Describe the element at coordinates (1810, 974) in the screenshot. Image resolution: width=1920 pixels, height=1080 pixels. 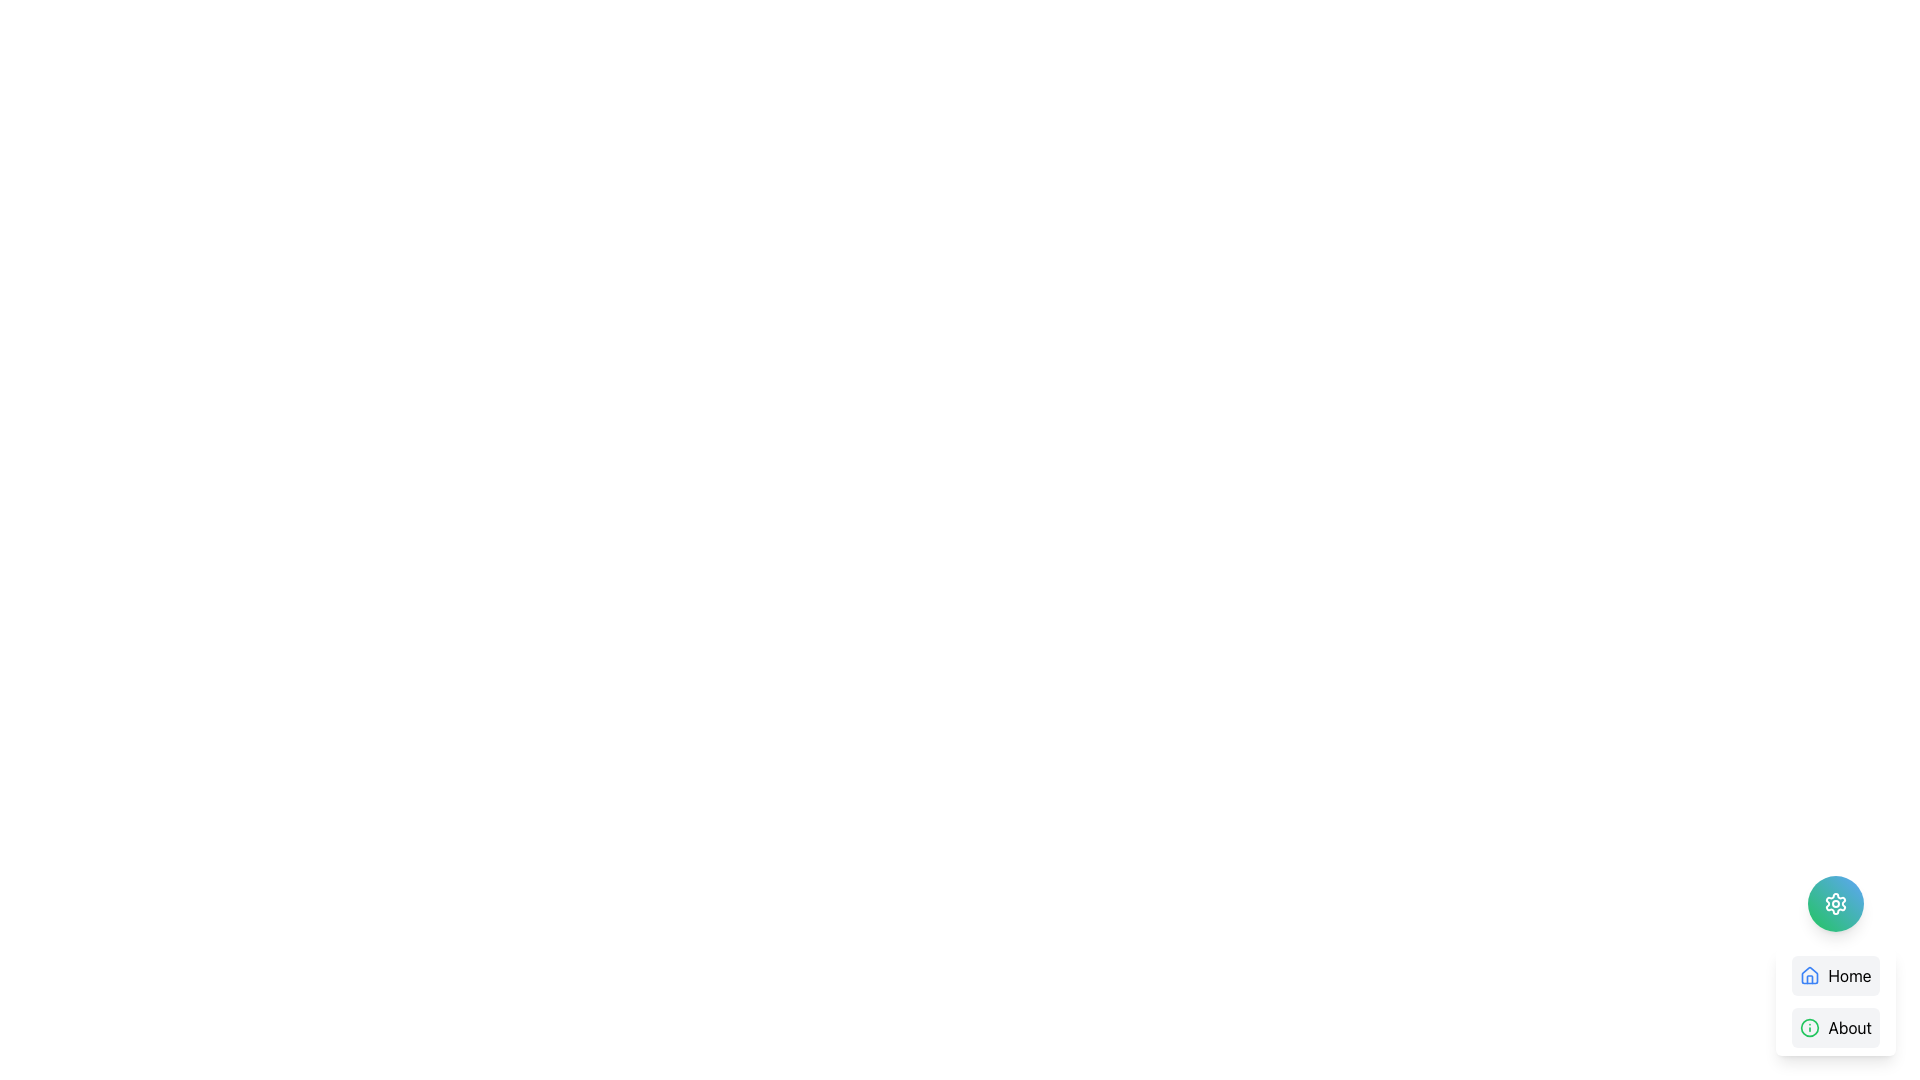
I see `the topmost part of the house-shaped icon located towards the bottom-right corner of the interface to redirect to the main page of the application` at that location.